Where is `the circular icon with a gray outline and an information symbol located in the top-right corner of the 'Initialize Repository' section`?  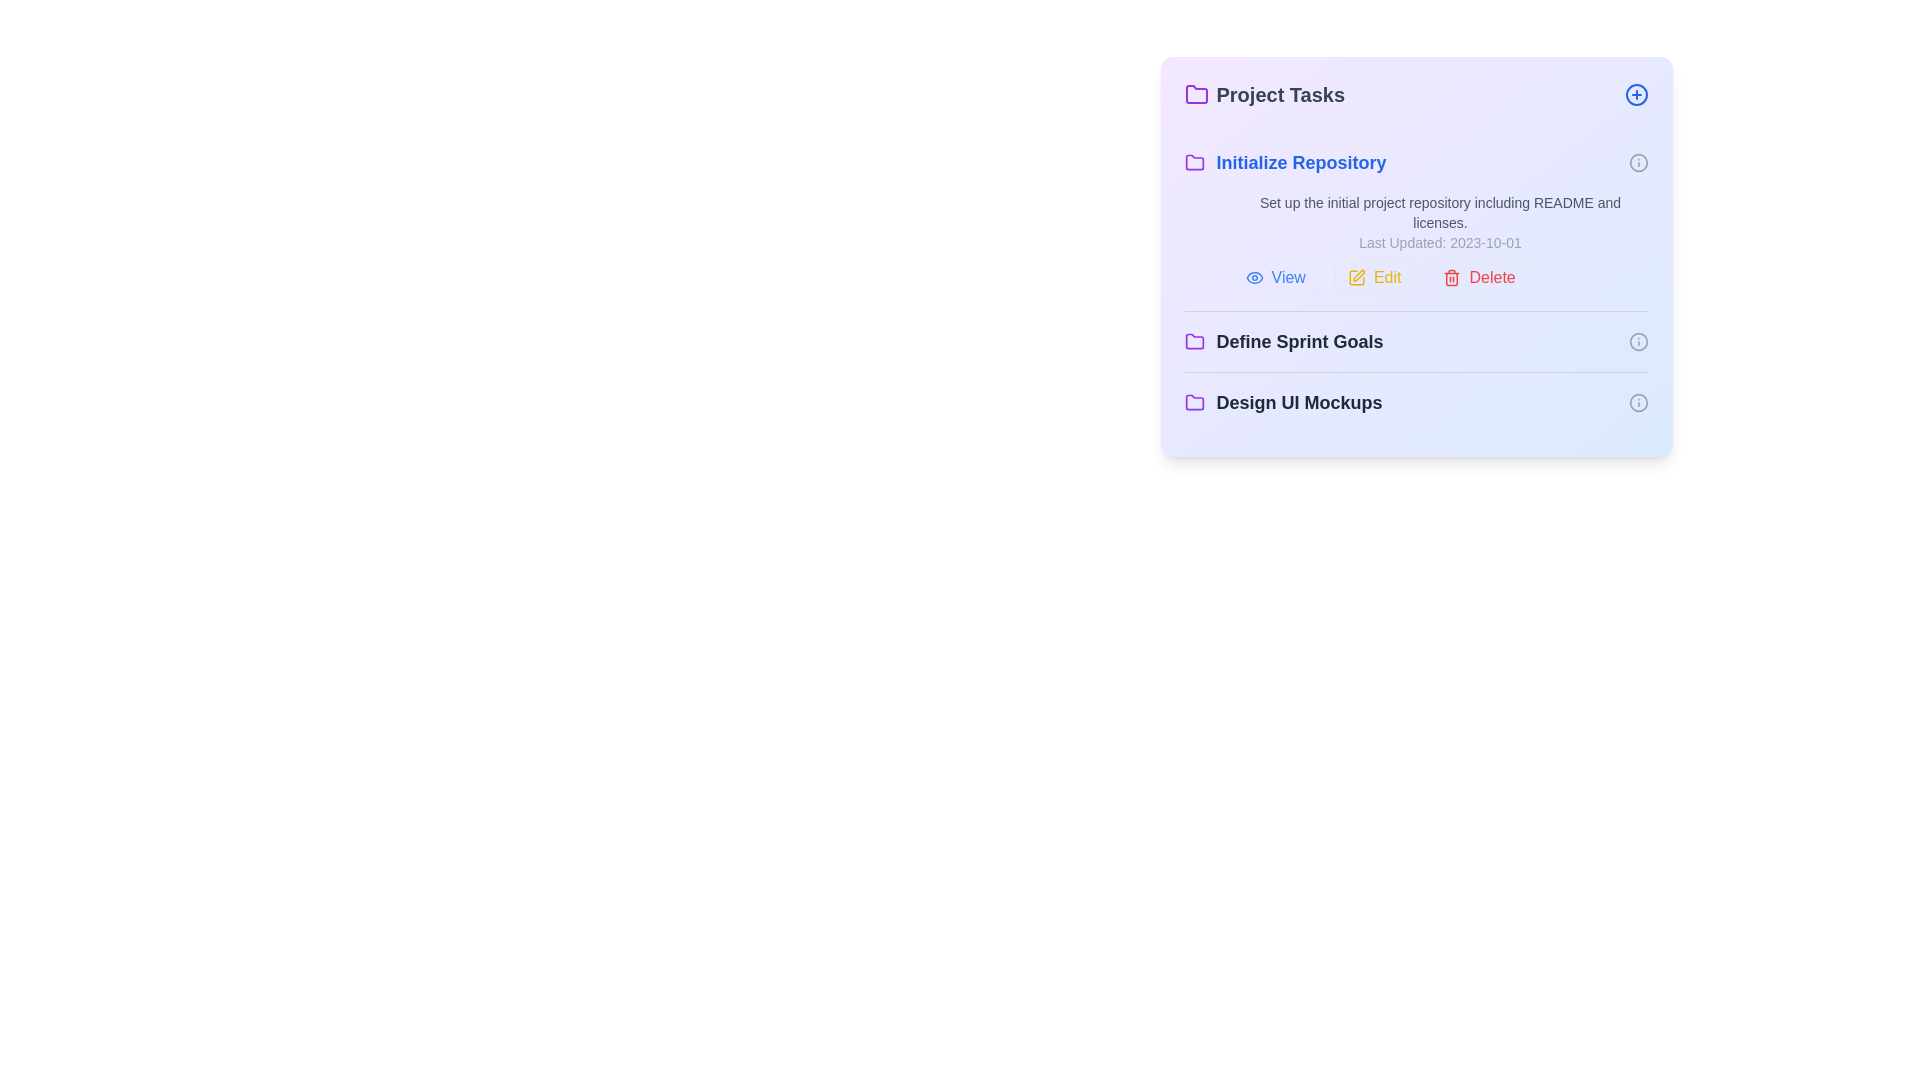 the circular icon with a gray outline and an information symbol located in the top-right corner of the 'Initialize Repository' section is located at coordinates (1638, 161).